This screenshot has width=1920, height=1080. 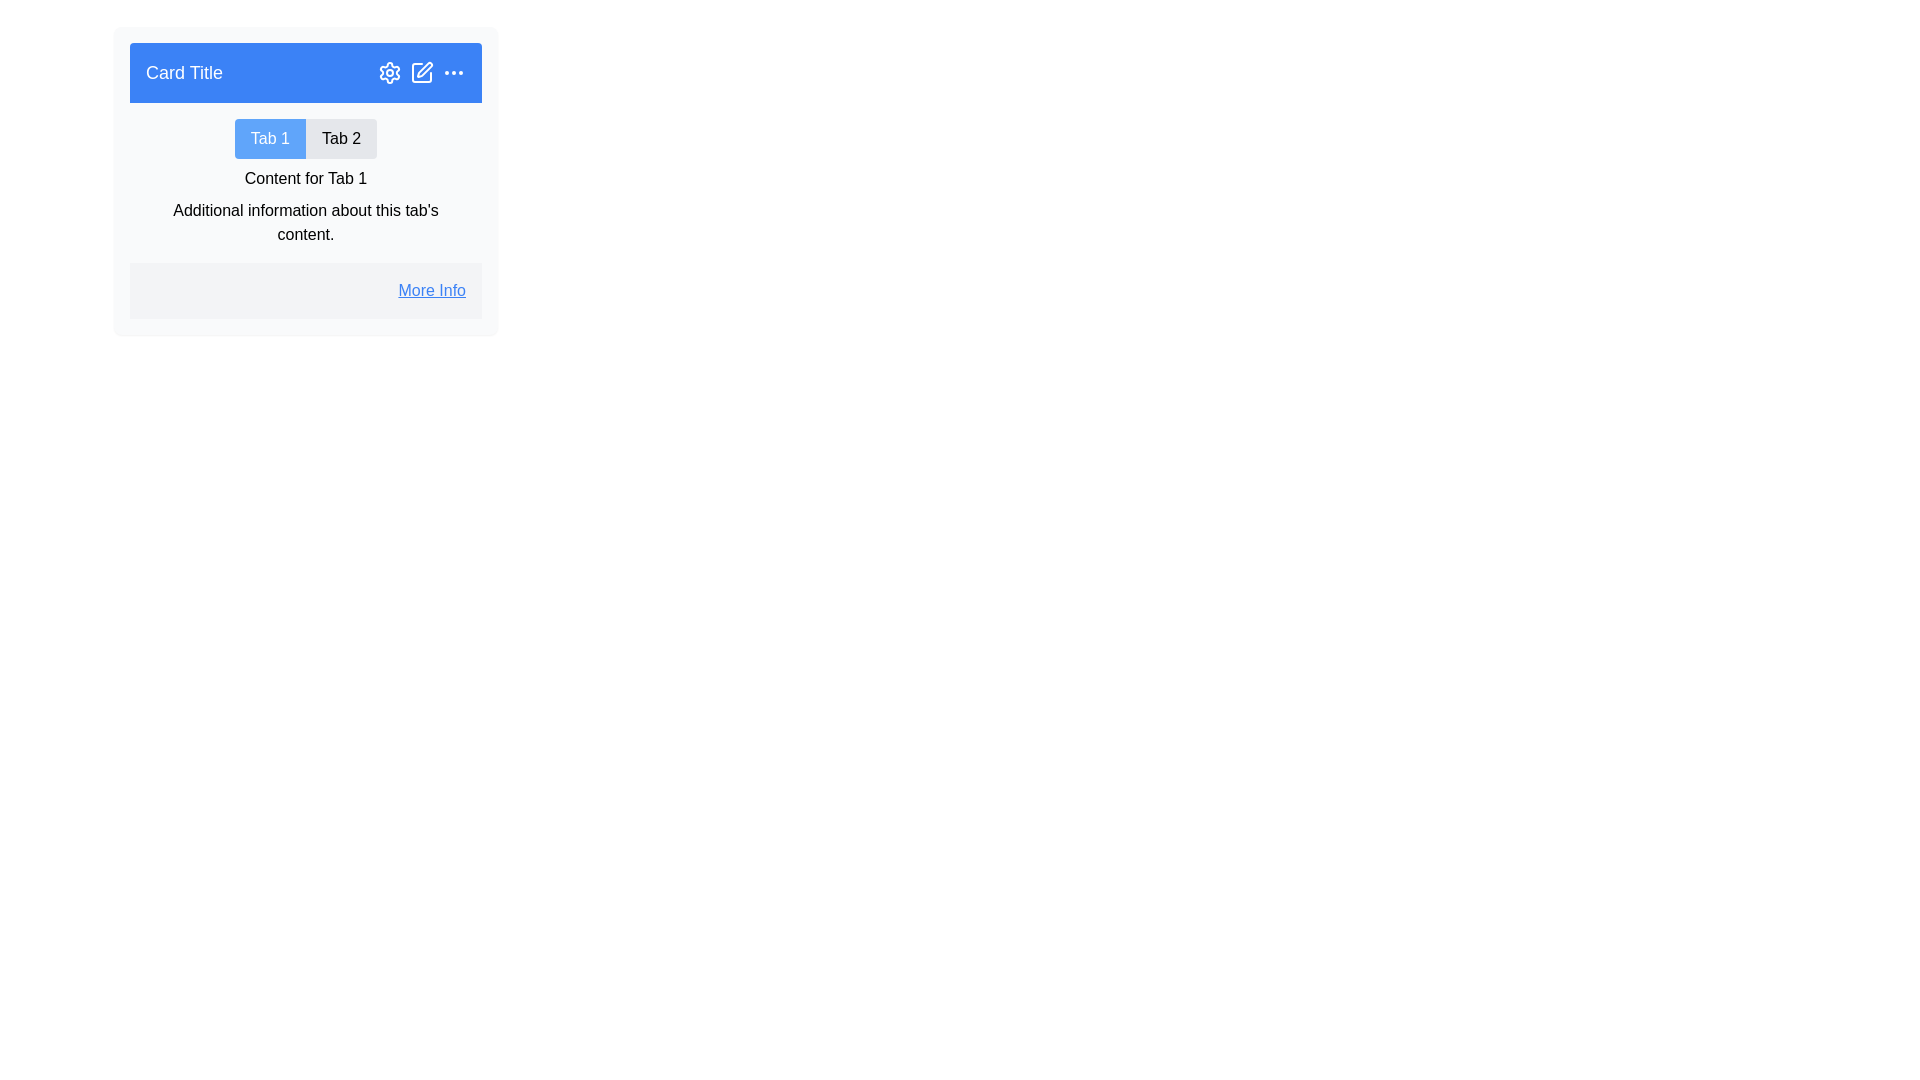 What do you see at coordinates (389, 72) in the screenshot?
I see `the settings icon button located in the header section of the card component, which is the second icon from the left in a horizontally aligned group of three icons` at bounding box center [389, 72].